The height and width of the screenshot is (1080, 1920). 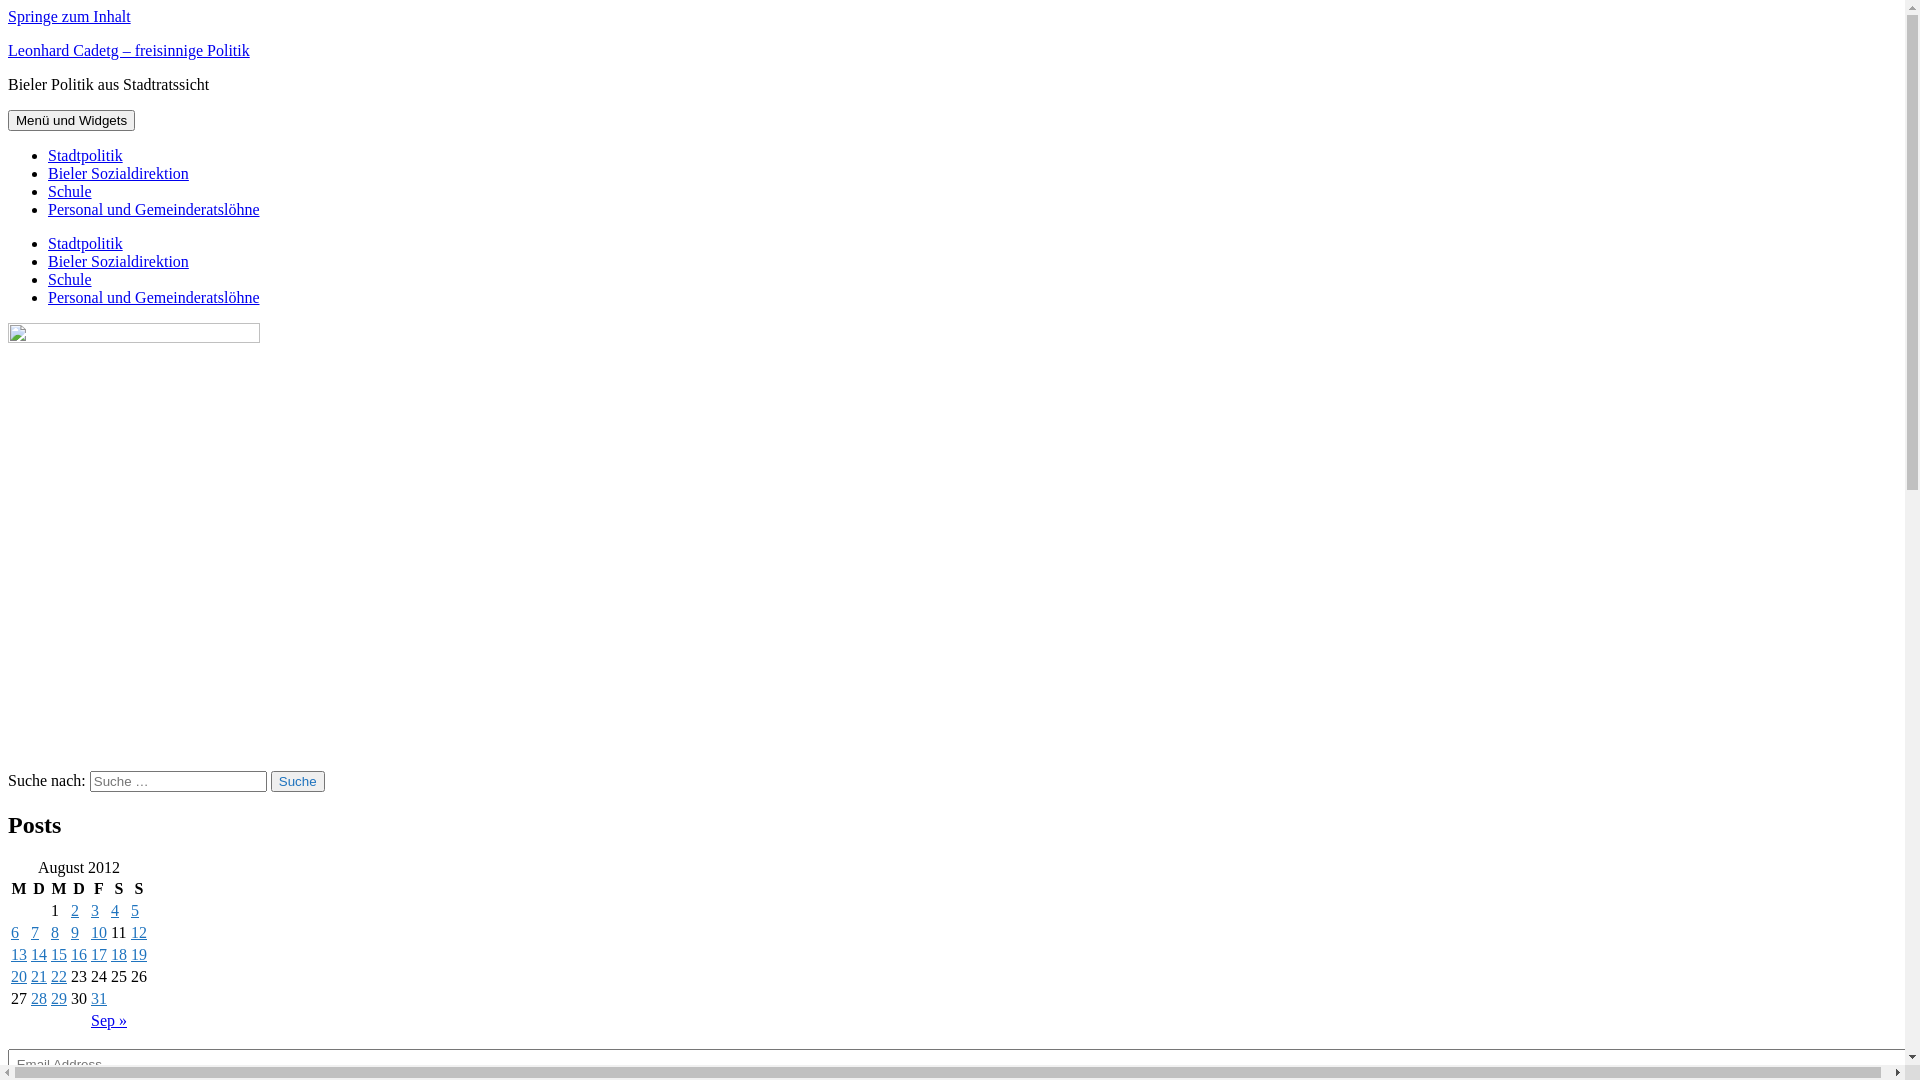 I want to click on '20', so click(x=19, y=975).